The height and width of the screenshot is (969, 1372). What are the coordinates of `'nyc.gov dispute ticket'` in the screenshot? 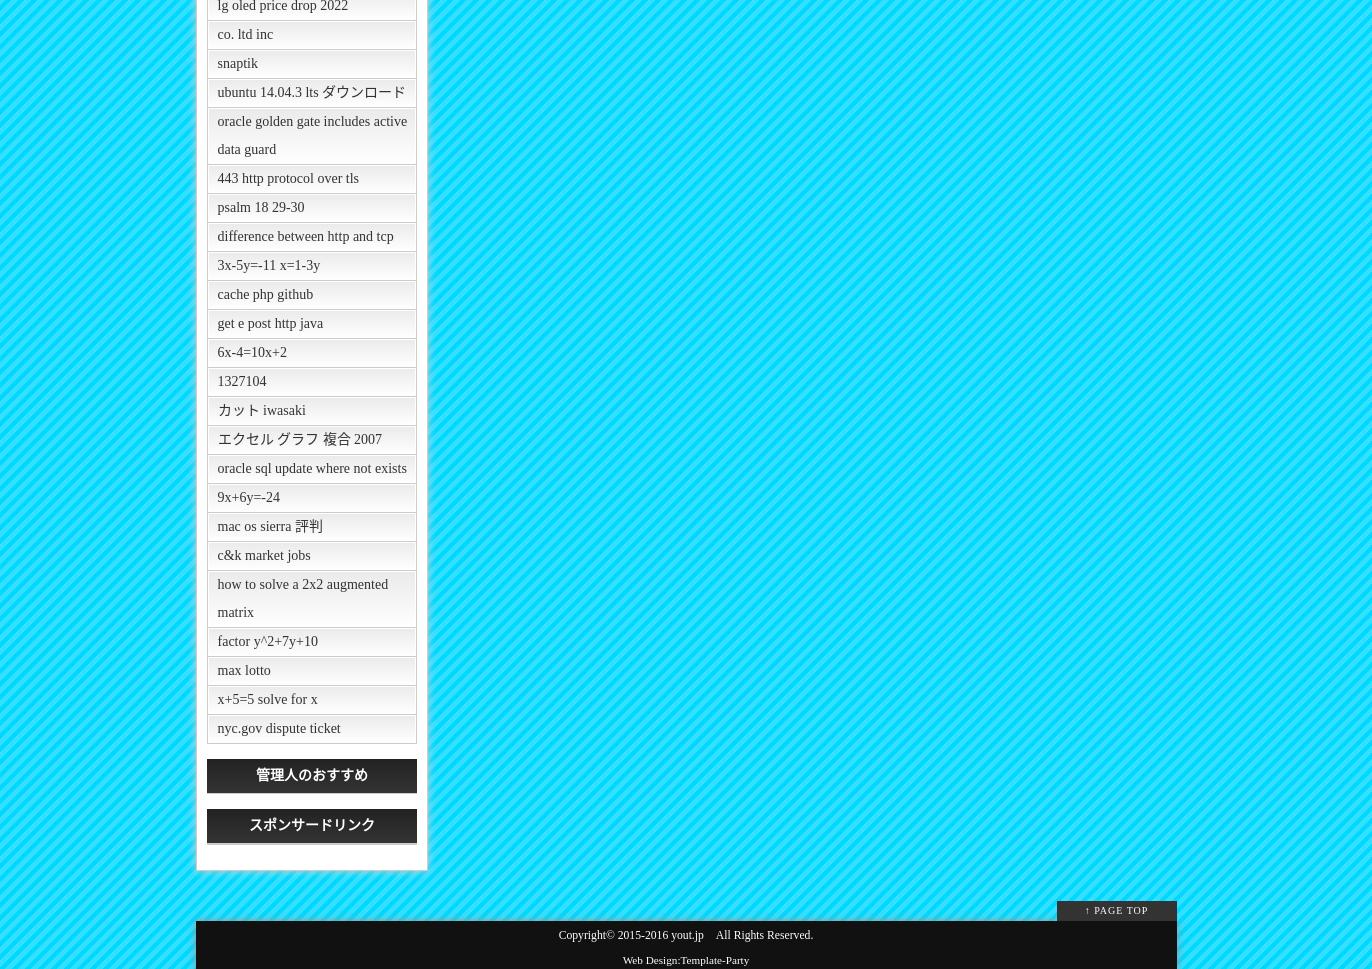 It's located at (278, 728).